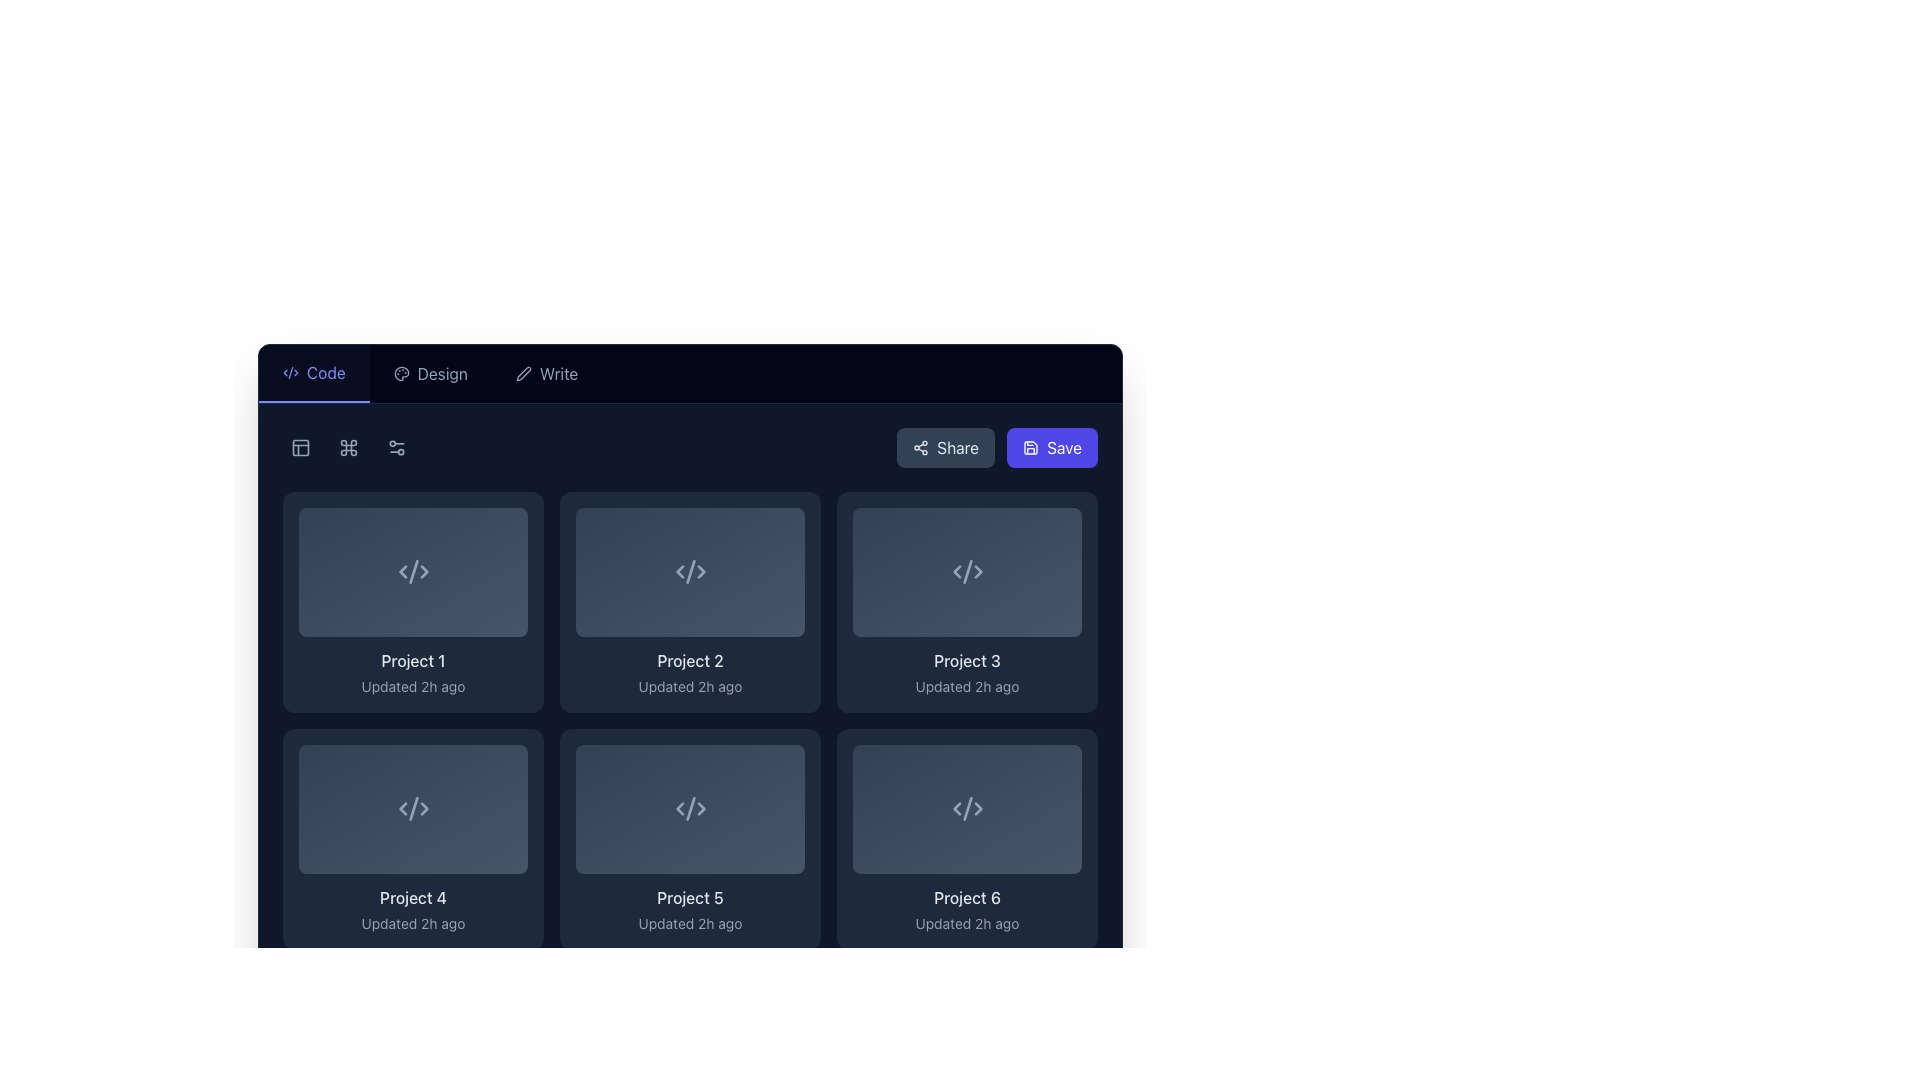 Image resolution: width=1920 pixels, height=1080 pixels. I want to click on the slate-gray SVG icon resembling a stack of rectangular sheets located in the top-right corner of the 'Project 3' card, so click(1077, 511).